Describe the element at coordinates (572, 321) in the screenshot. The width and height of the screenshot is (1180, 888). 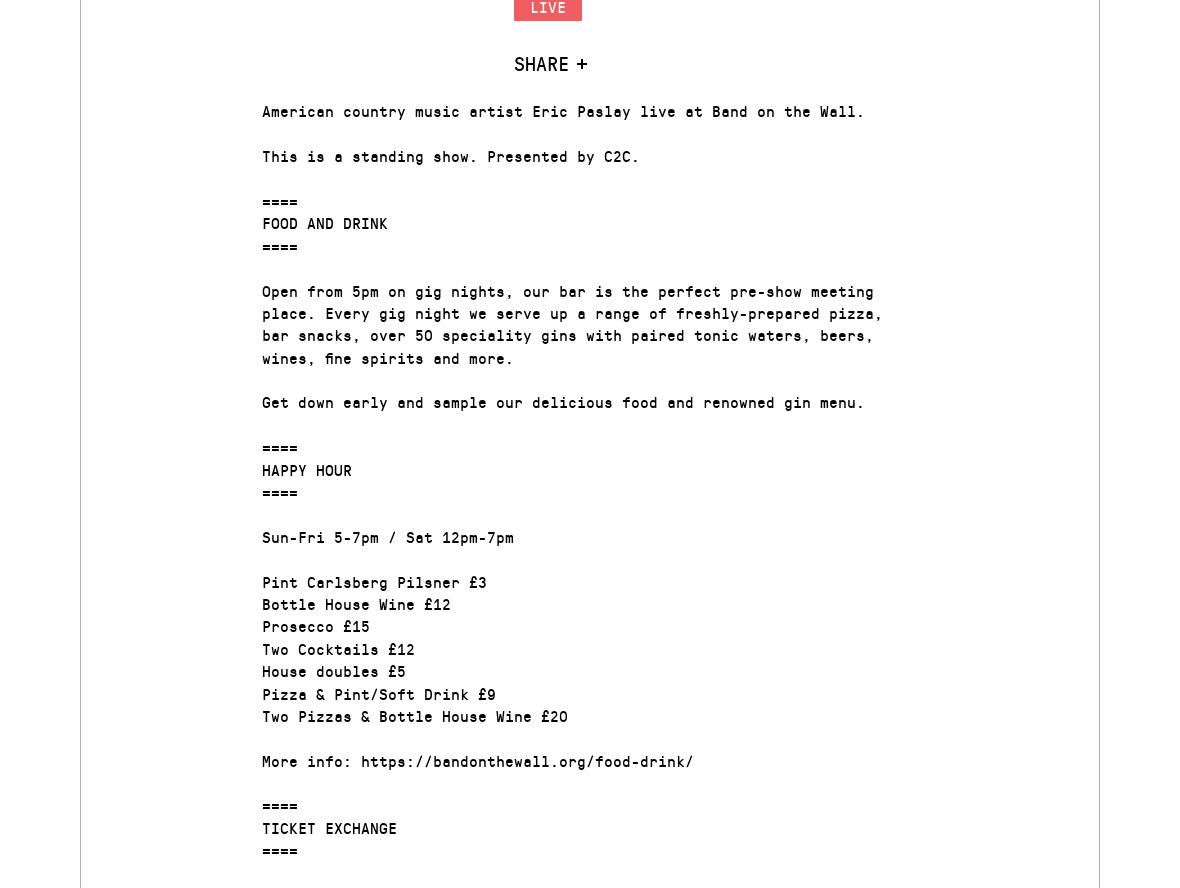
I see `'Open from 5pm on gig nights, our bar is the perfect pre-show meeting place. Every gig night we serve up a range of freshly-prepared pizza, bar snacks, over 50 speciality gins with paired tonic waters, beers, wines, fine spirits and more.'` at that location.